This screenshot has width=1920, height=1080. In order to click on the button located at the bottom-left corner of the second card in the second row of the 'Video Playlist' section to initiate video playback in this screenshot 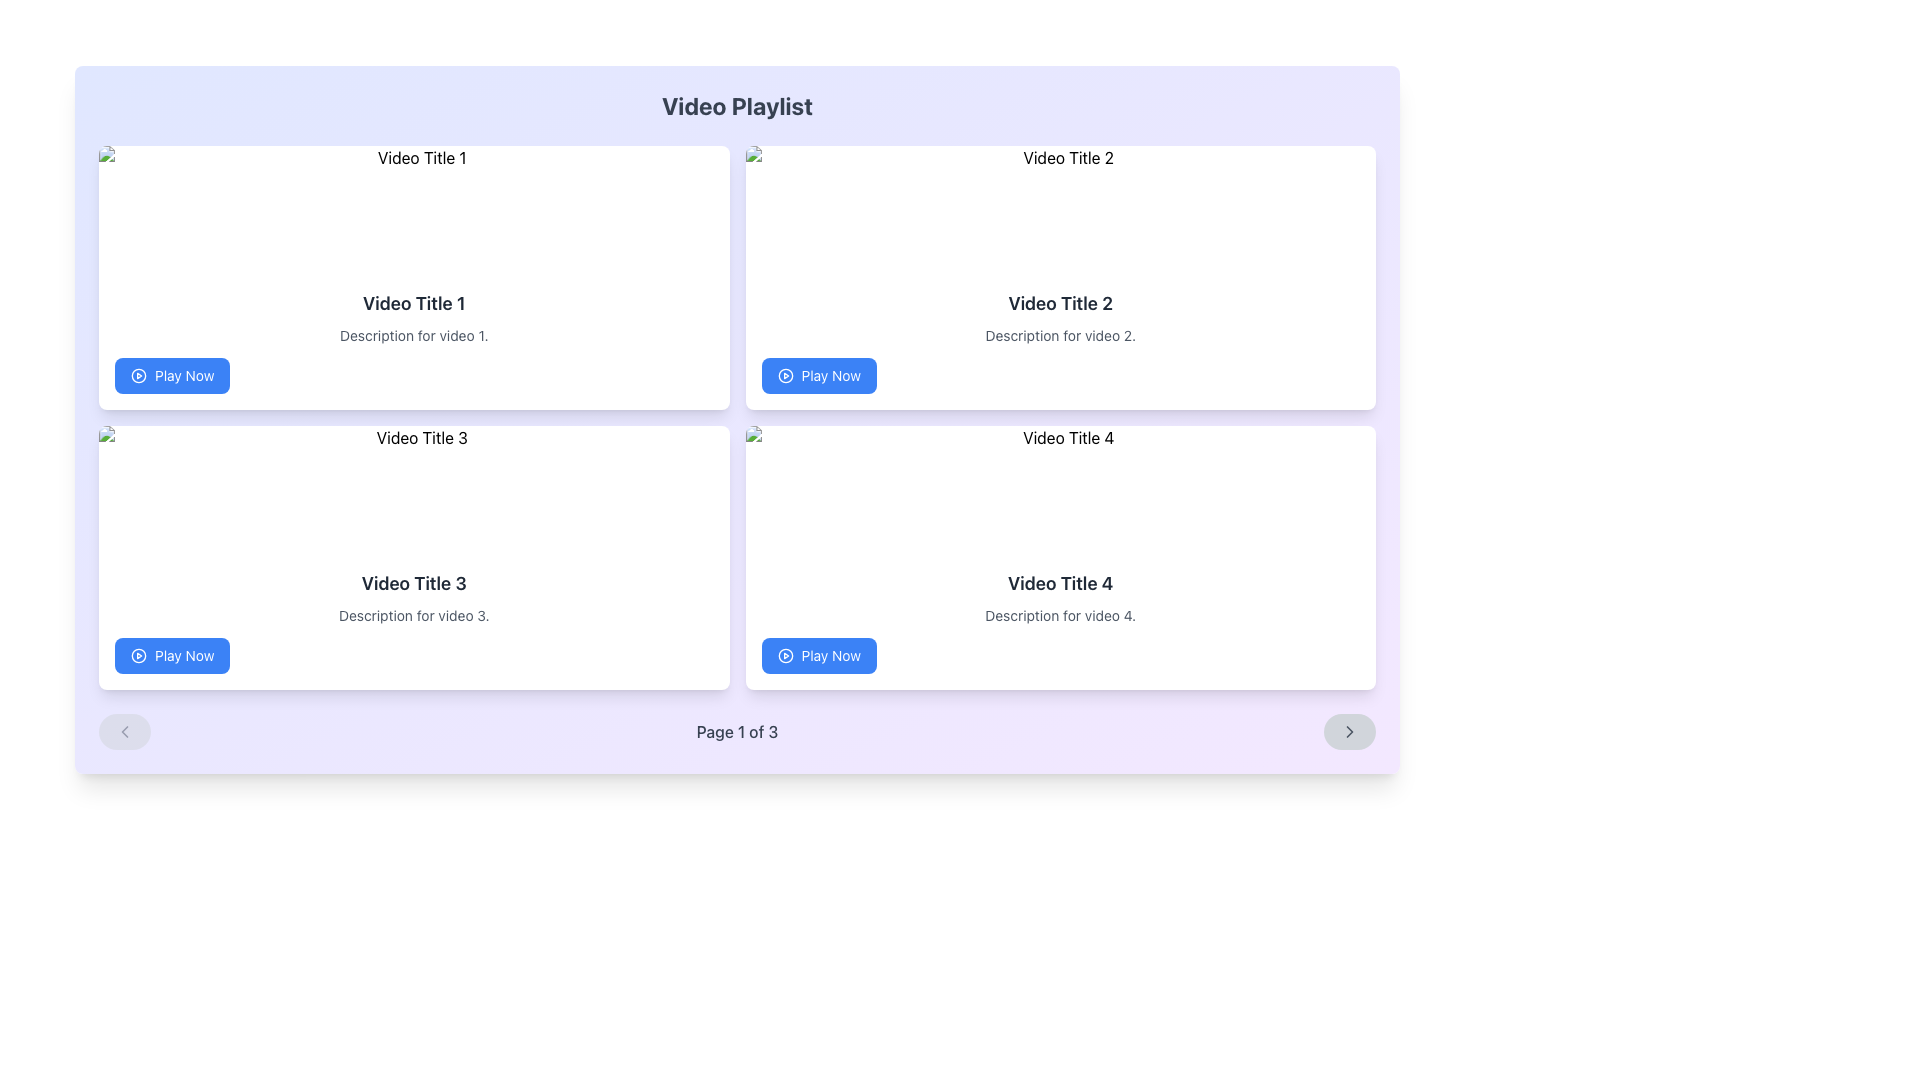, I will do `click(819, 375)`.